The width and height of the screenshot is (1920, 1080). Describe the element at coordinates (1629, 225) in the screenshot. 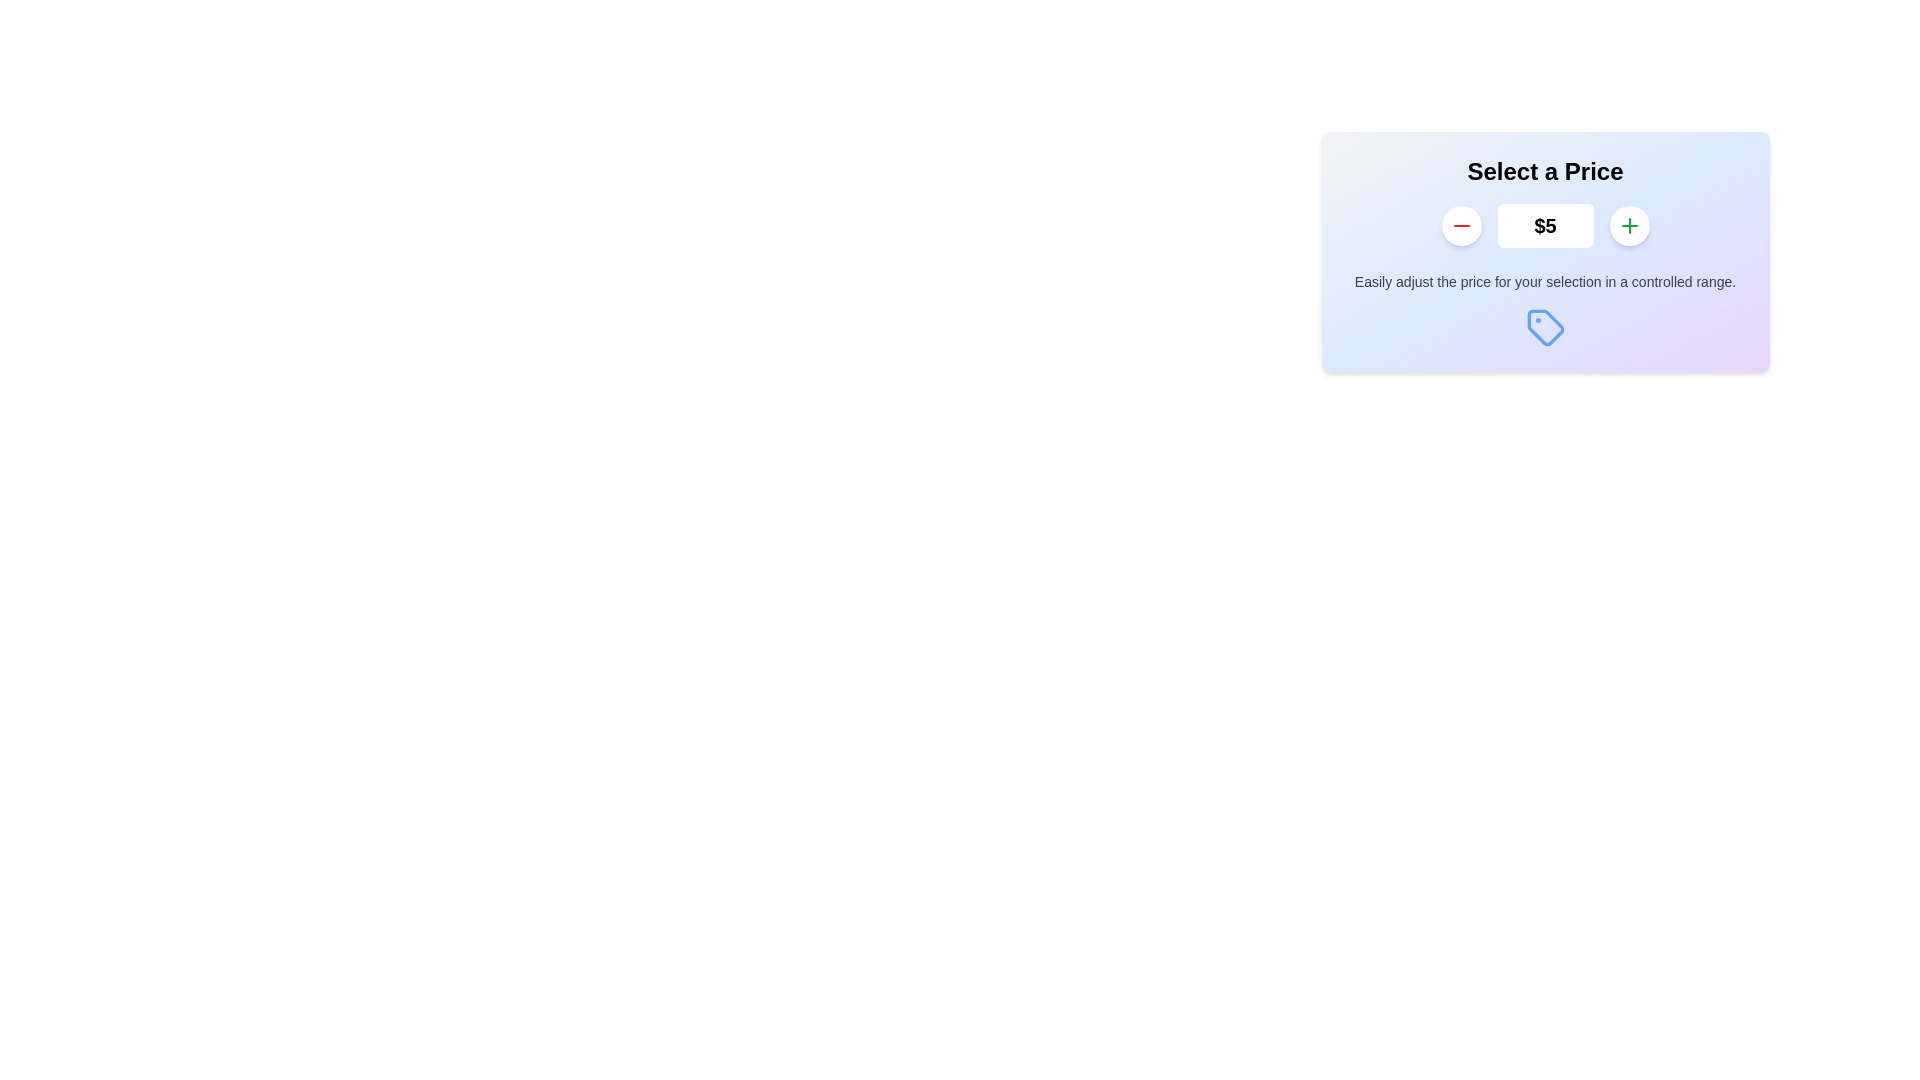

I see `the increment button located on the right side of the horizontal group of items` at that location.